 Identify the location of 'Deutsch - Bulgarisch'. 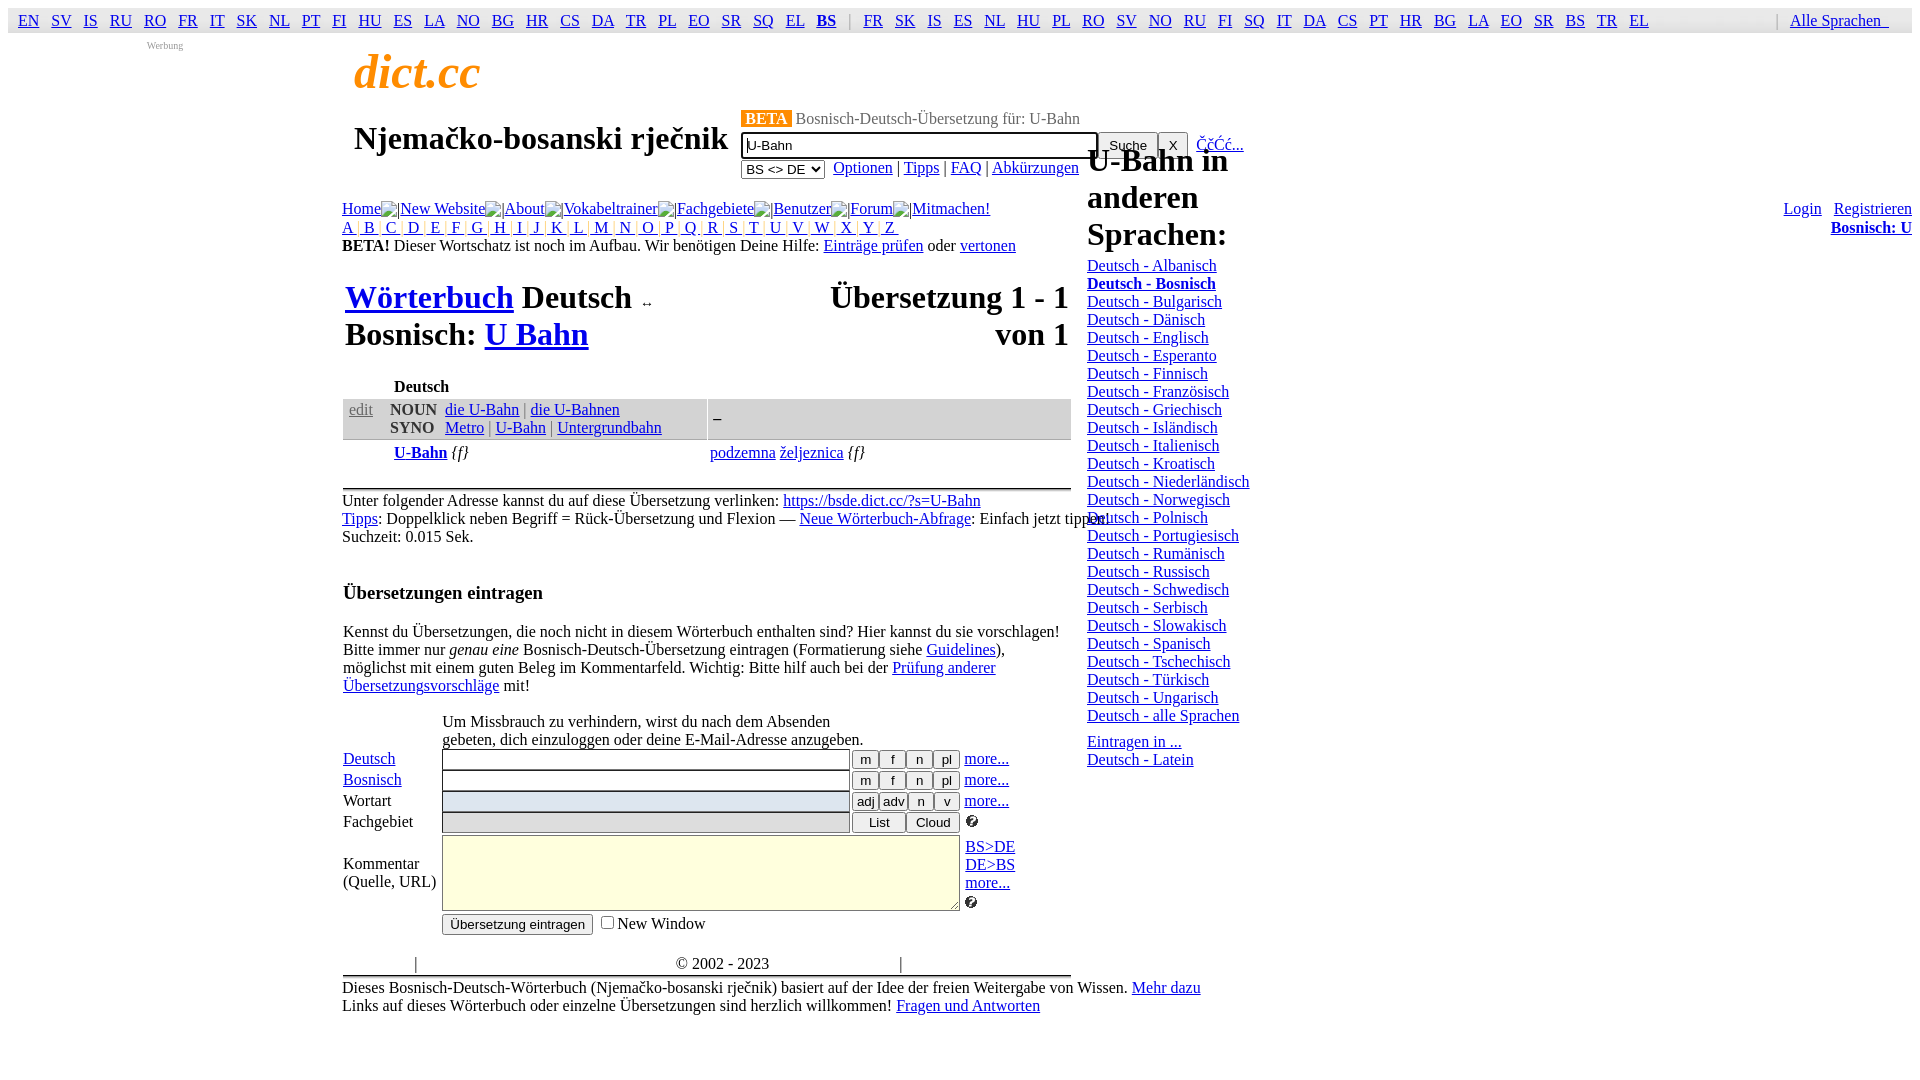
(1154, 301).